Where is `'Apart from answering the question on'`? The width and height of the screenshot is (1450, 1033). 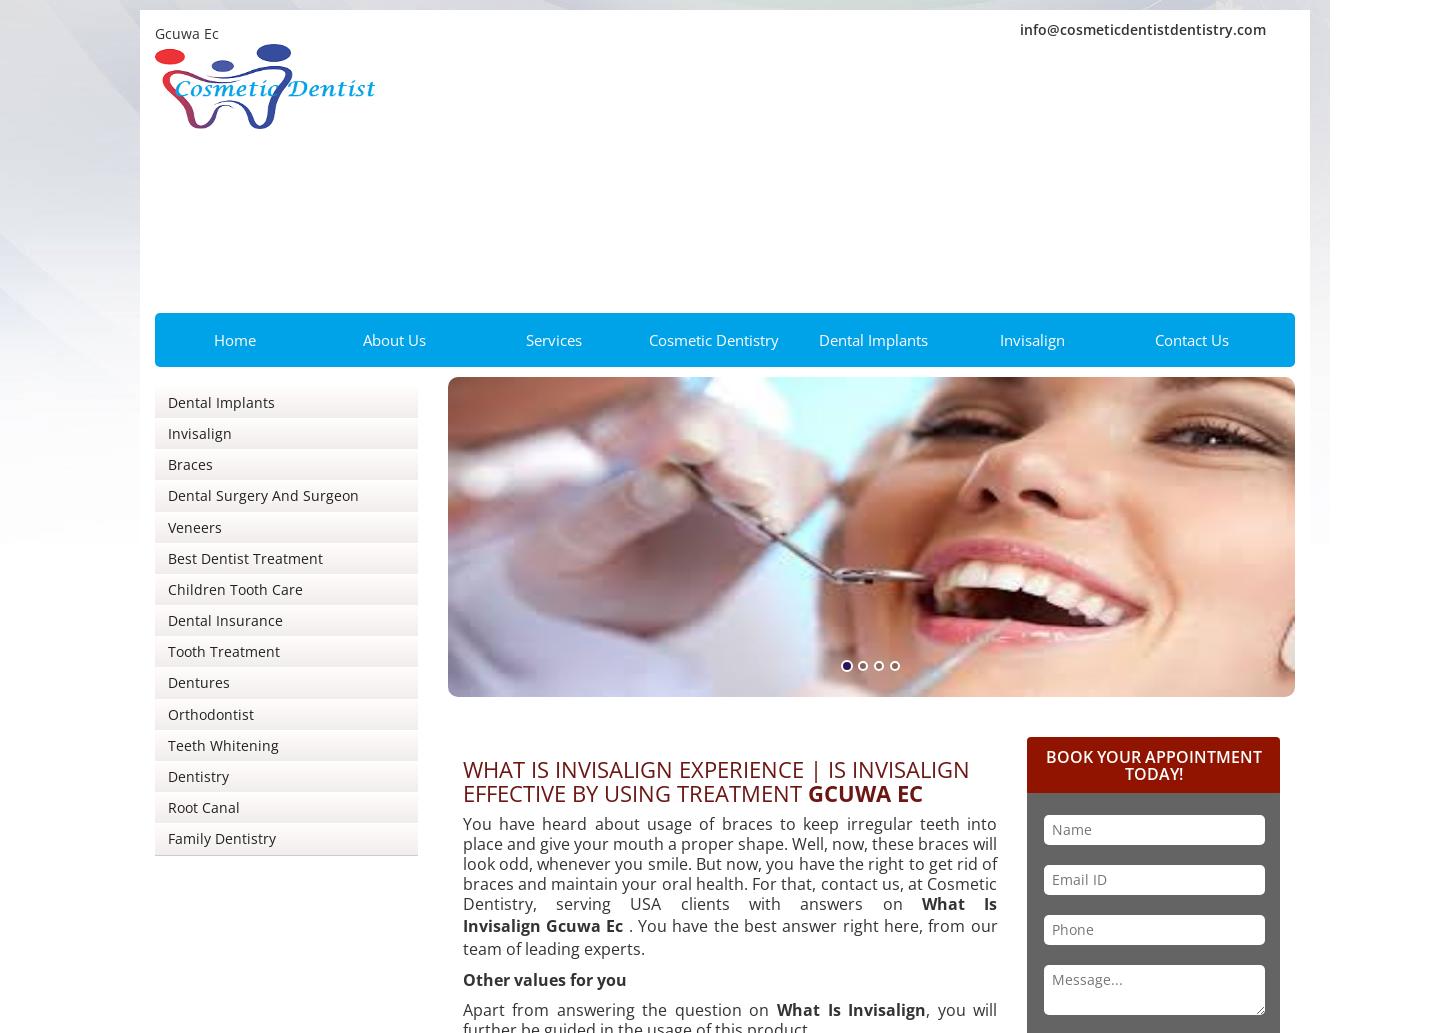
'Apart from answering the question on' is located at coordinates (618, 1008).